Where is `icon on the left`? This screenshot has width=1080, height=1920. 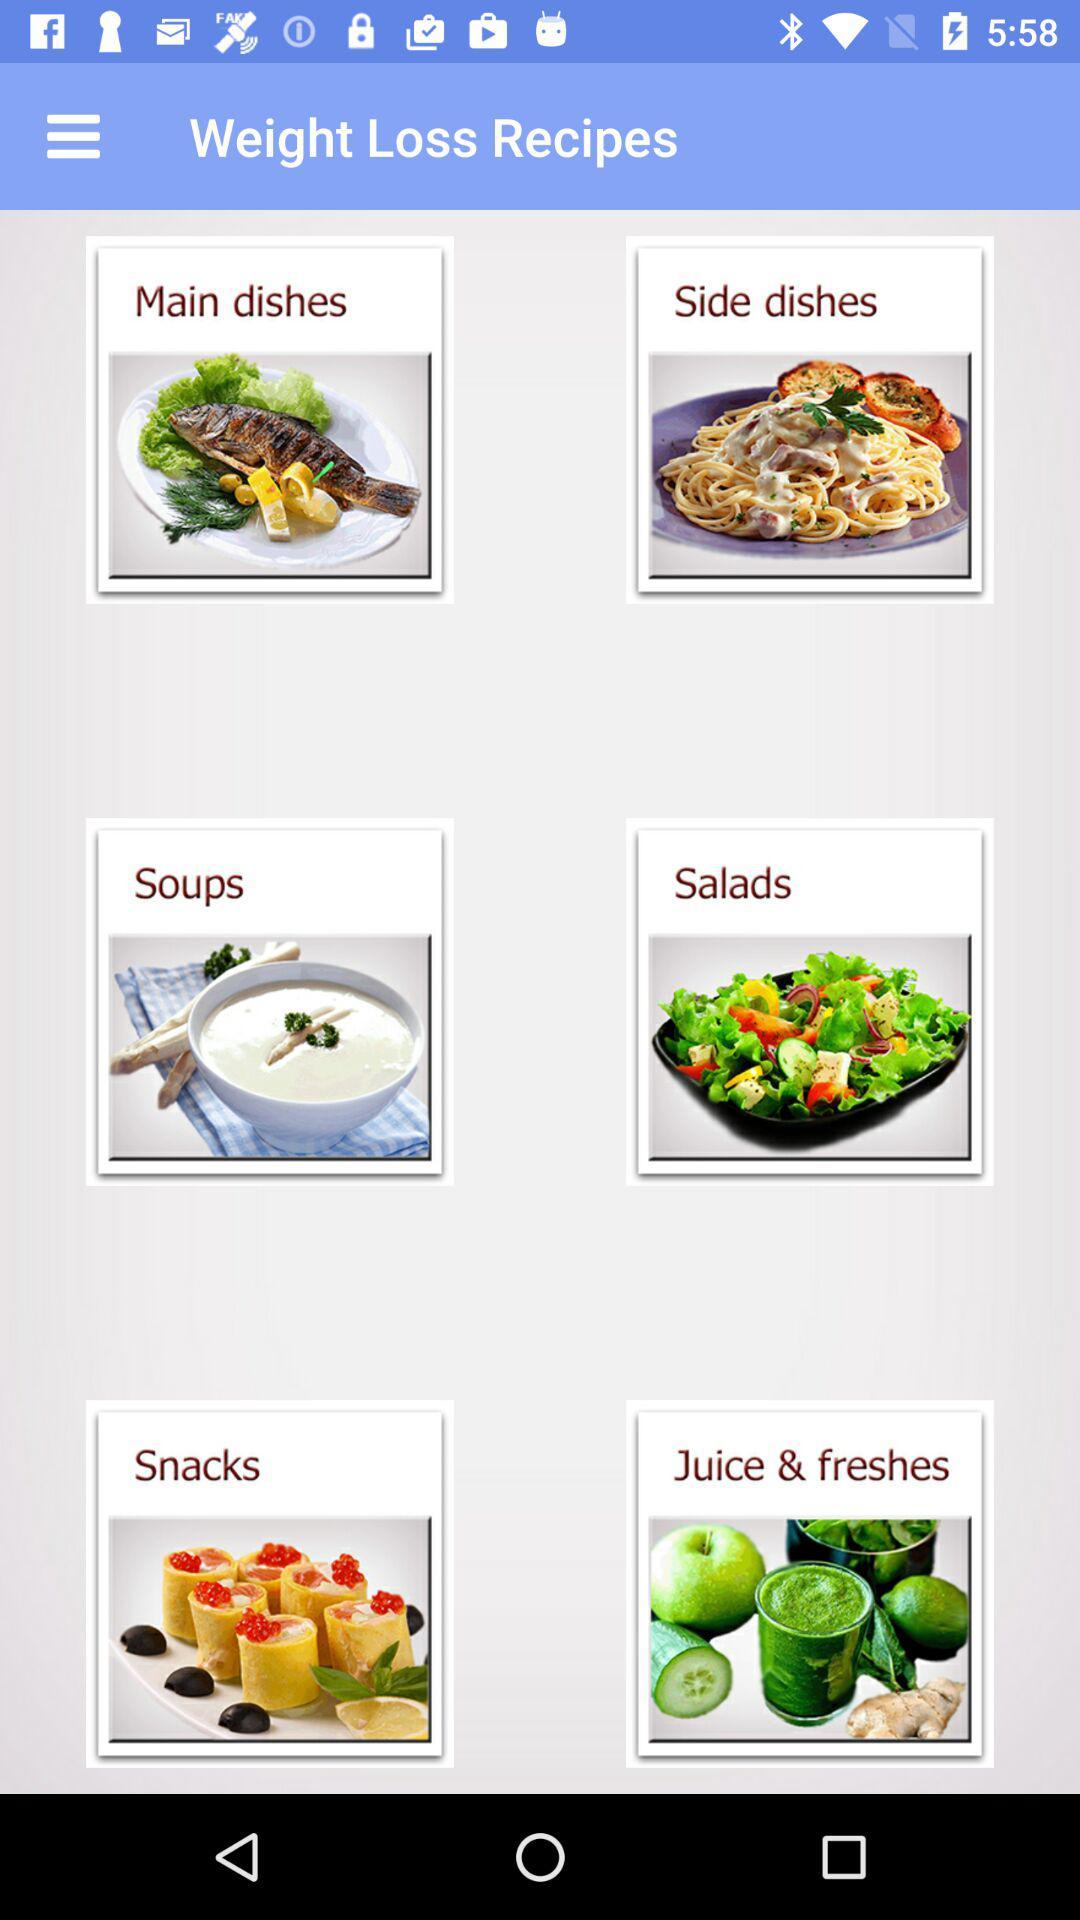 icon on the left is located at coordinates (270, 1002).